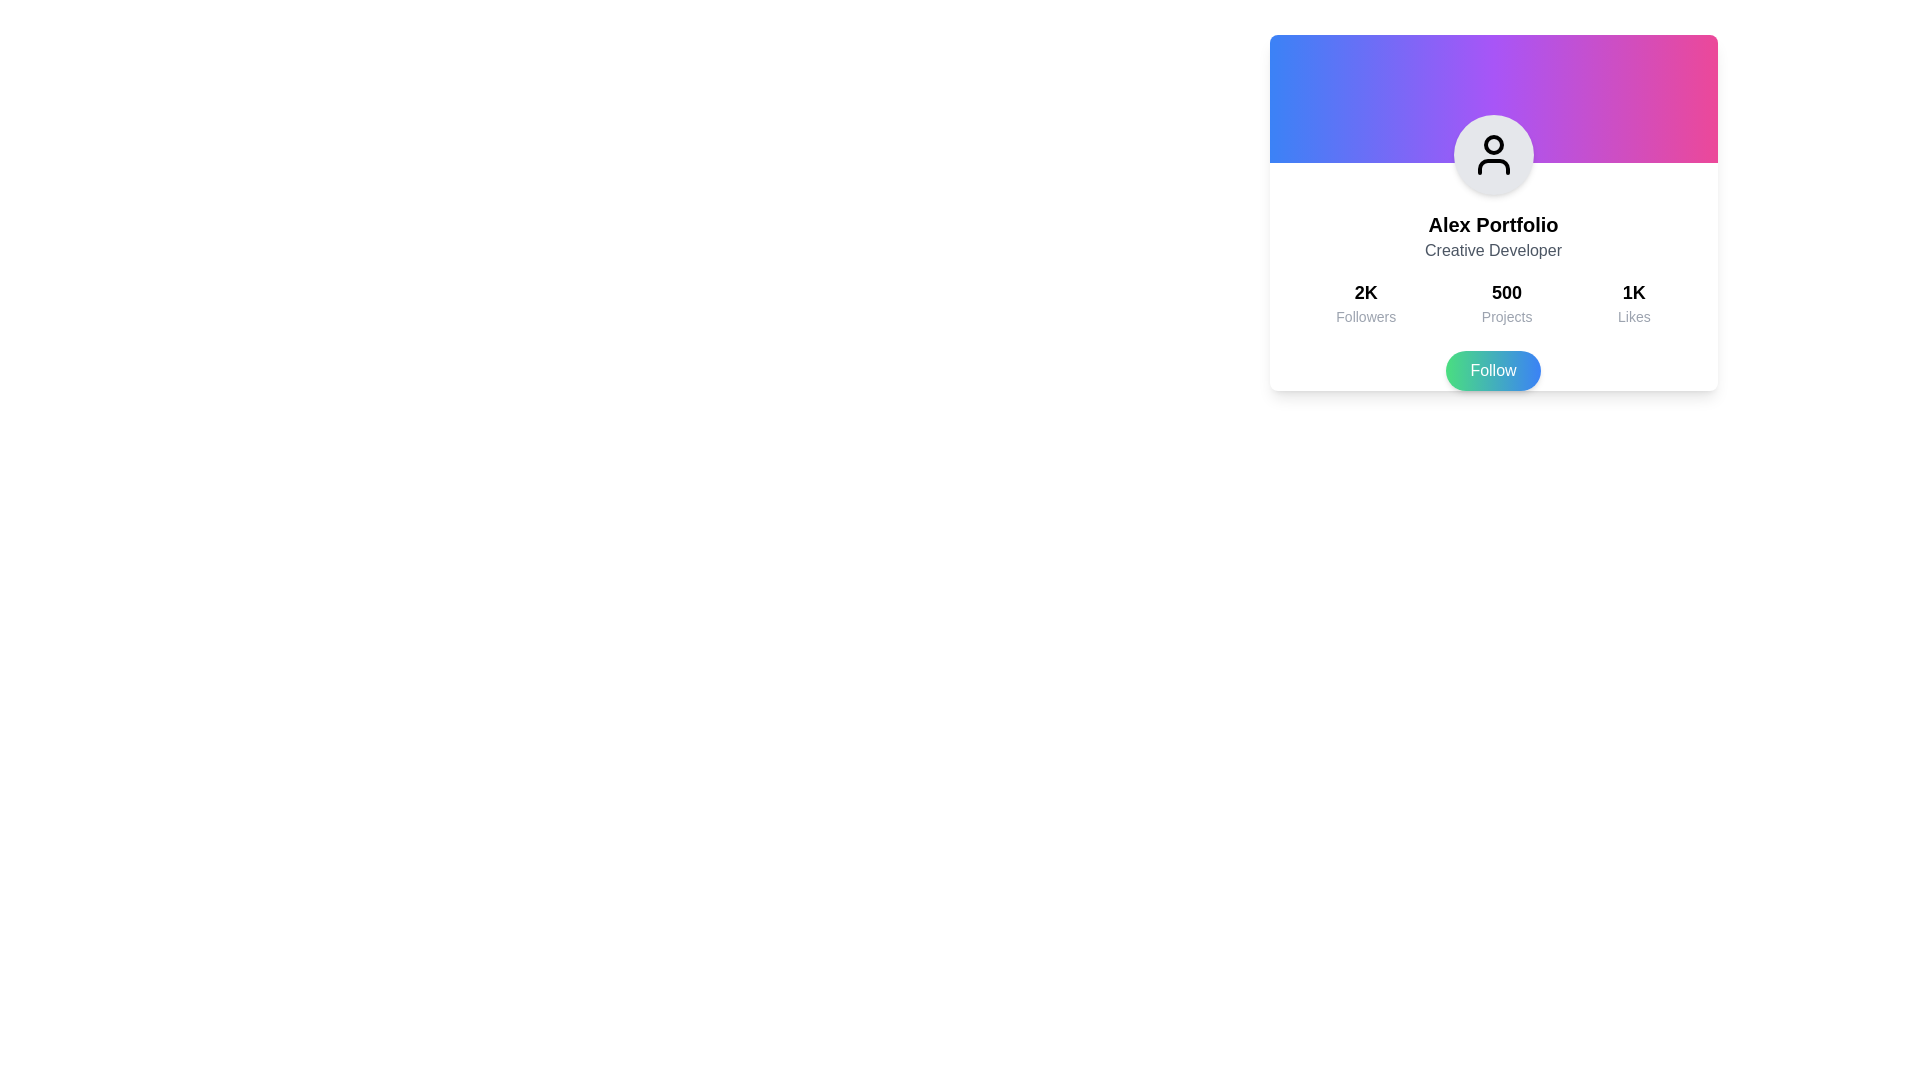 Image resolution: width=1920 pixels, height=1080 pixels. Describe the element at coordinates (1634, 315) in the screenshot. I see `the 'Likes' text label located beneath the '1K' numerical value, which is part of a vertical stack aligned to the right with other groups for 'Followers' and 'Projects'` at that location.